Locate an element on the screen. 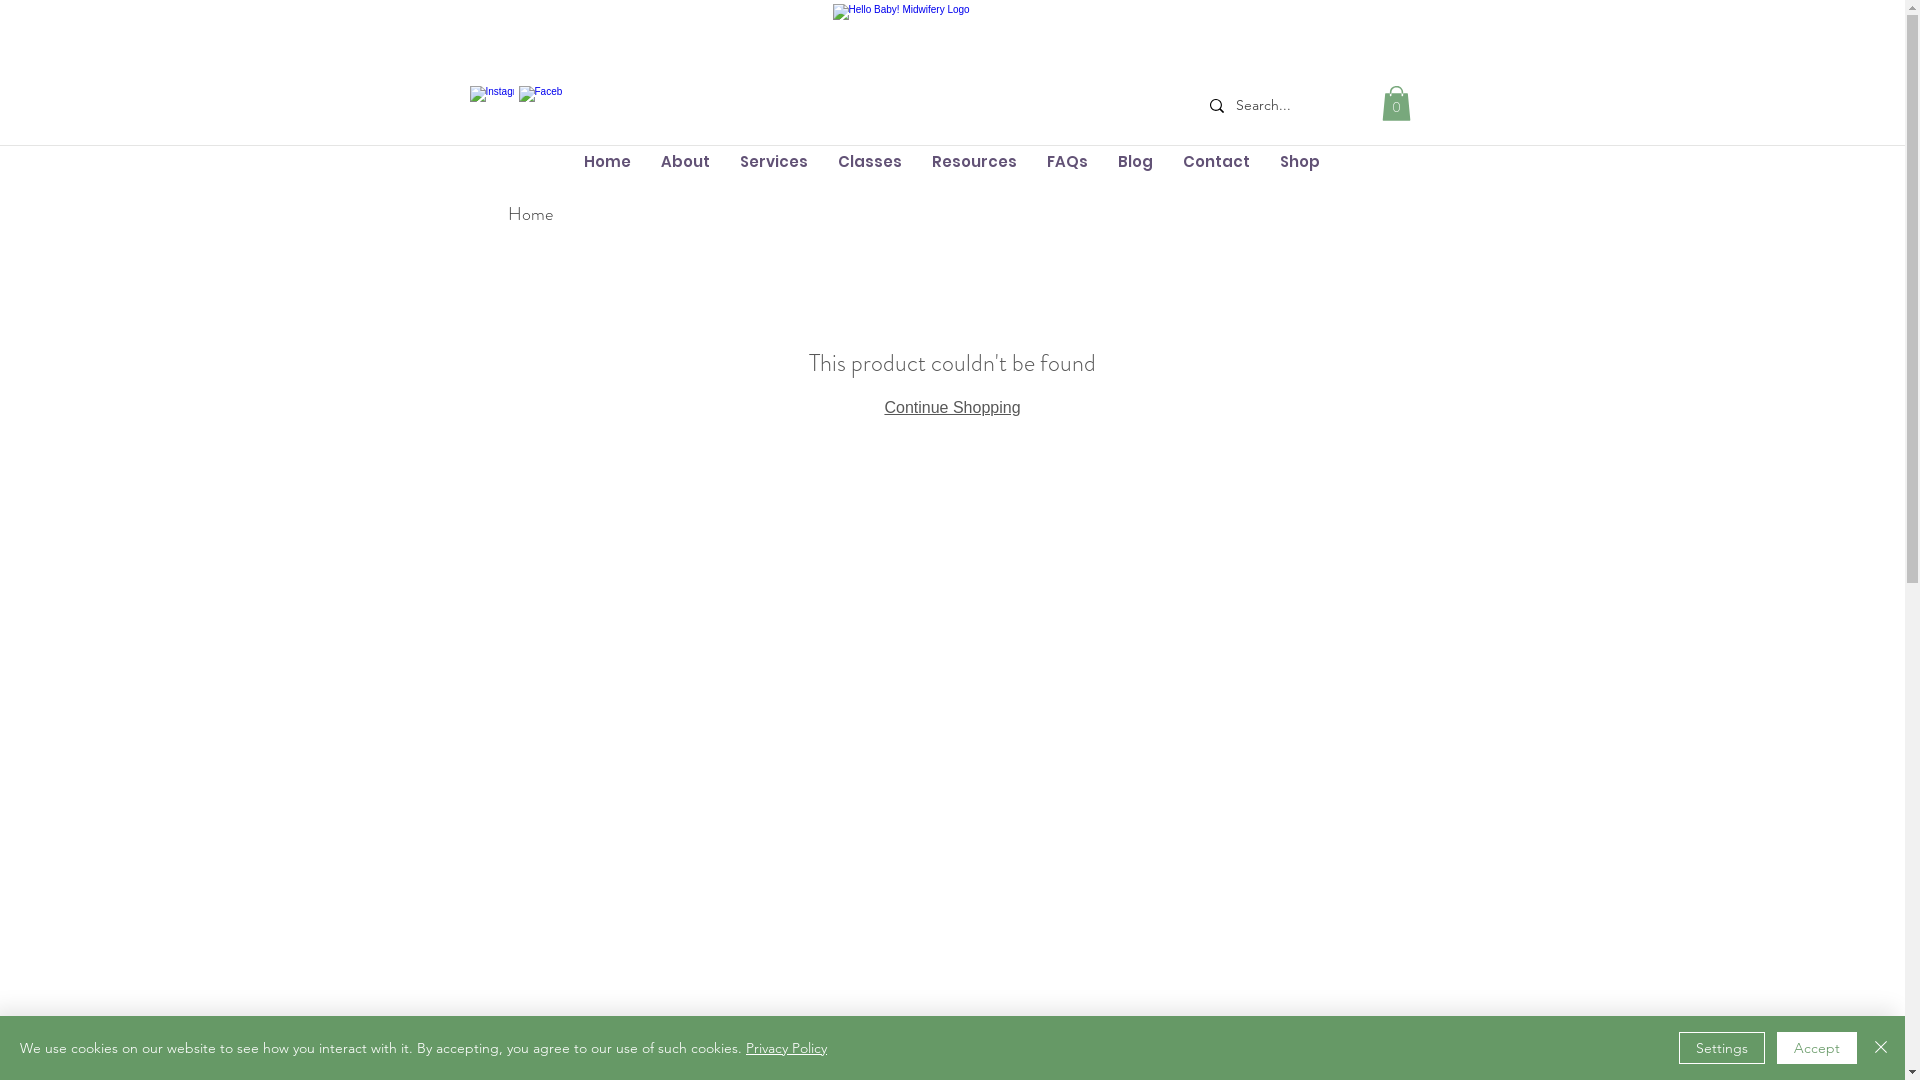  '0' is located at coordinates (1395, 103).